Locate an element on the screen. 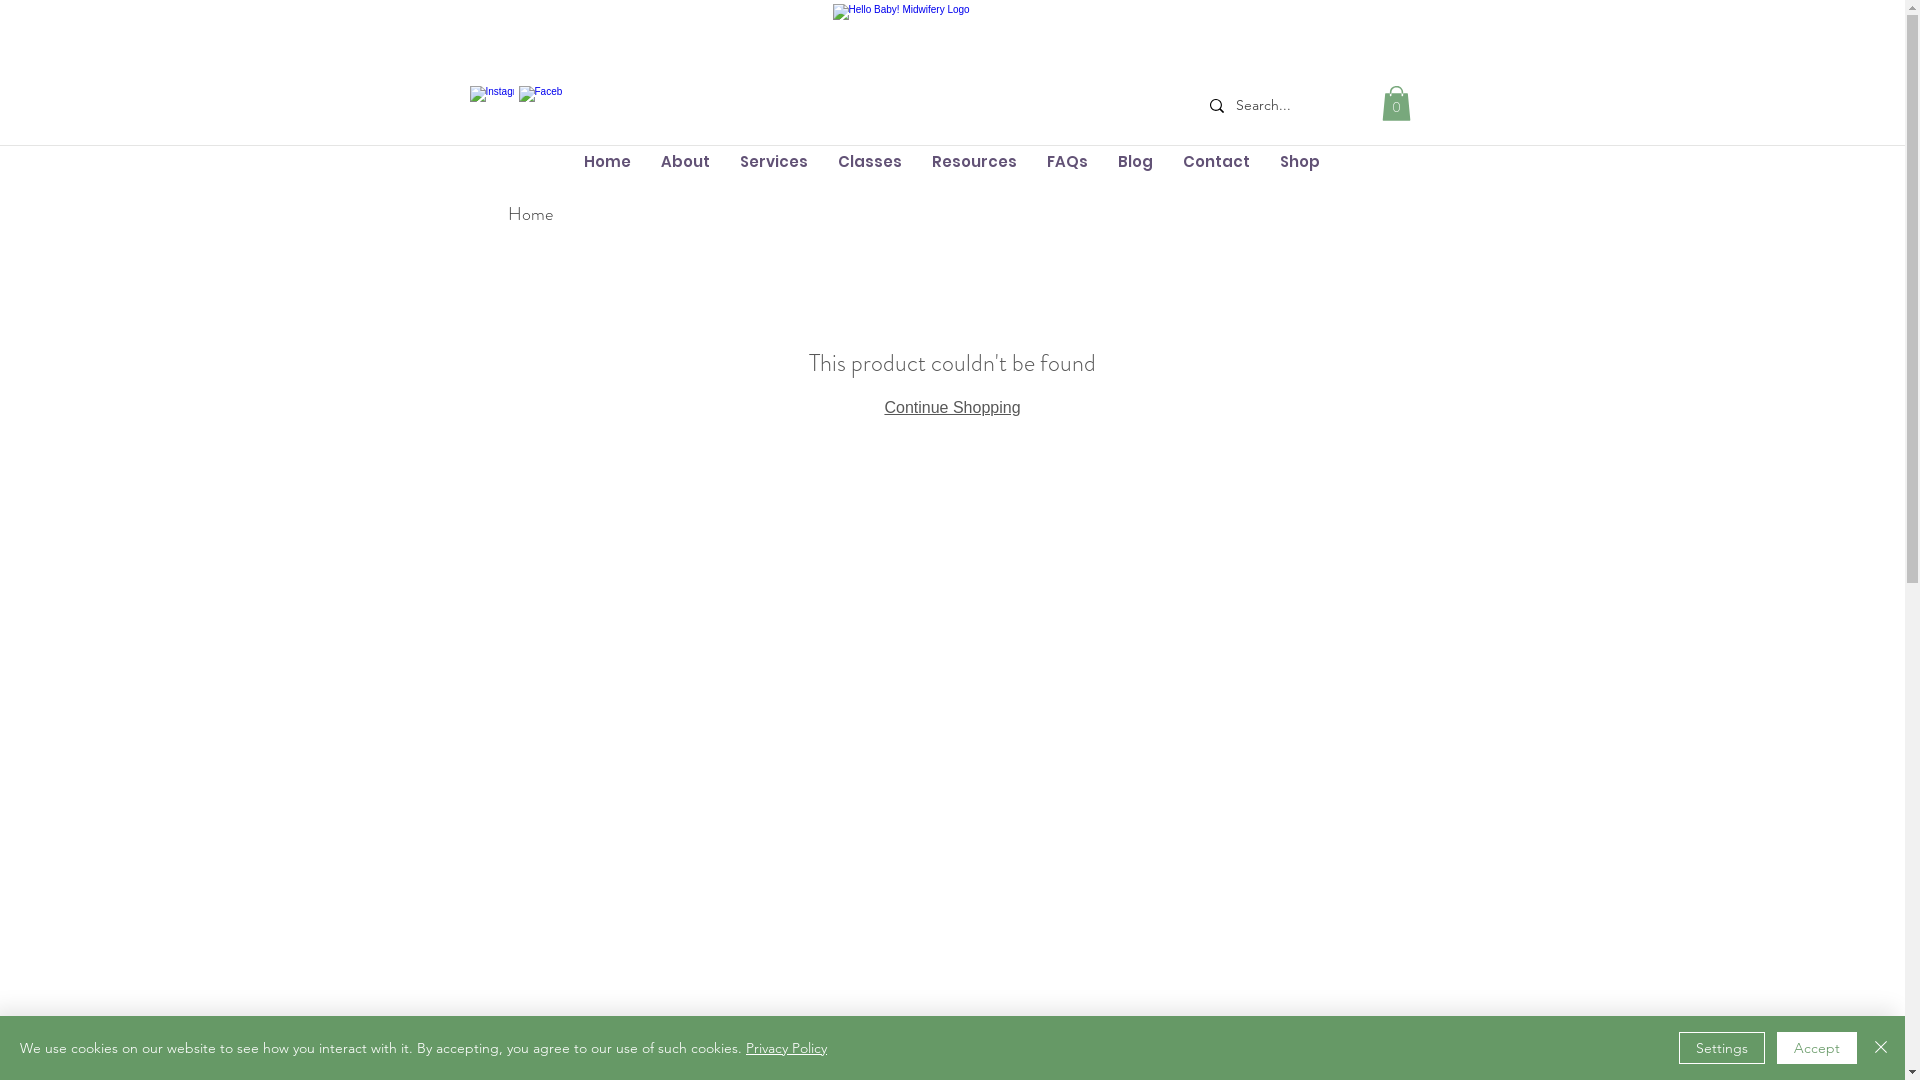  '0' is located at coordinates (1395, 103).